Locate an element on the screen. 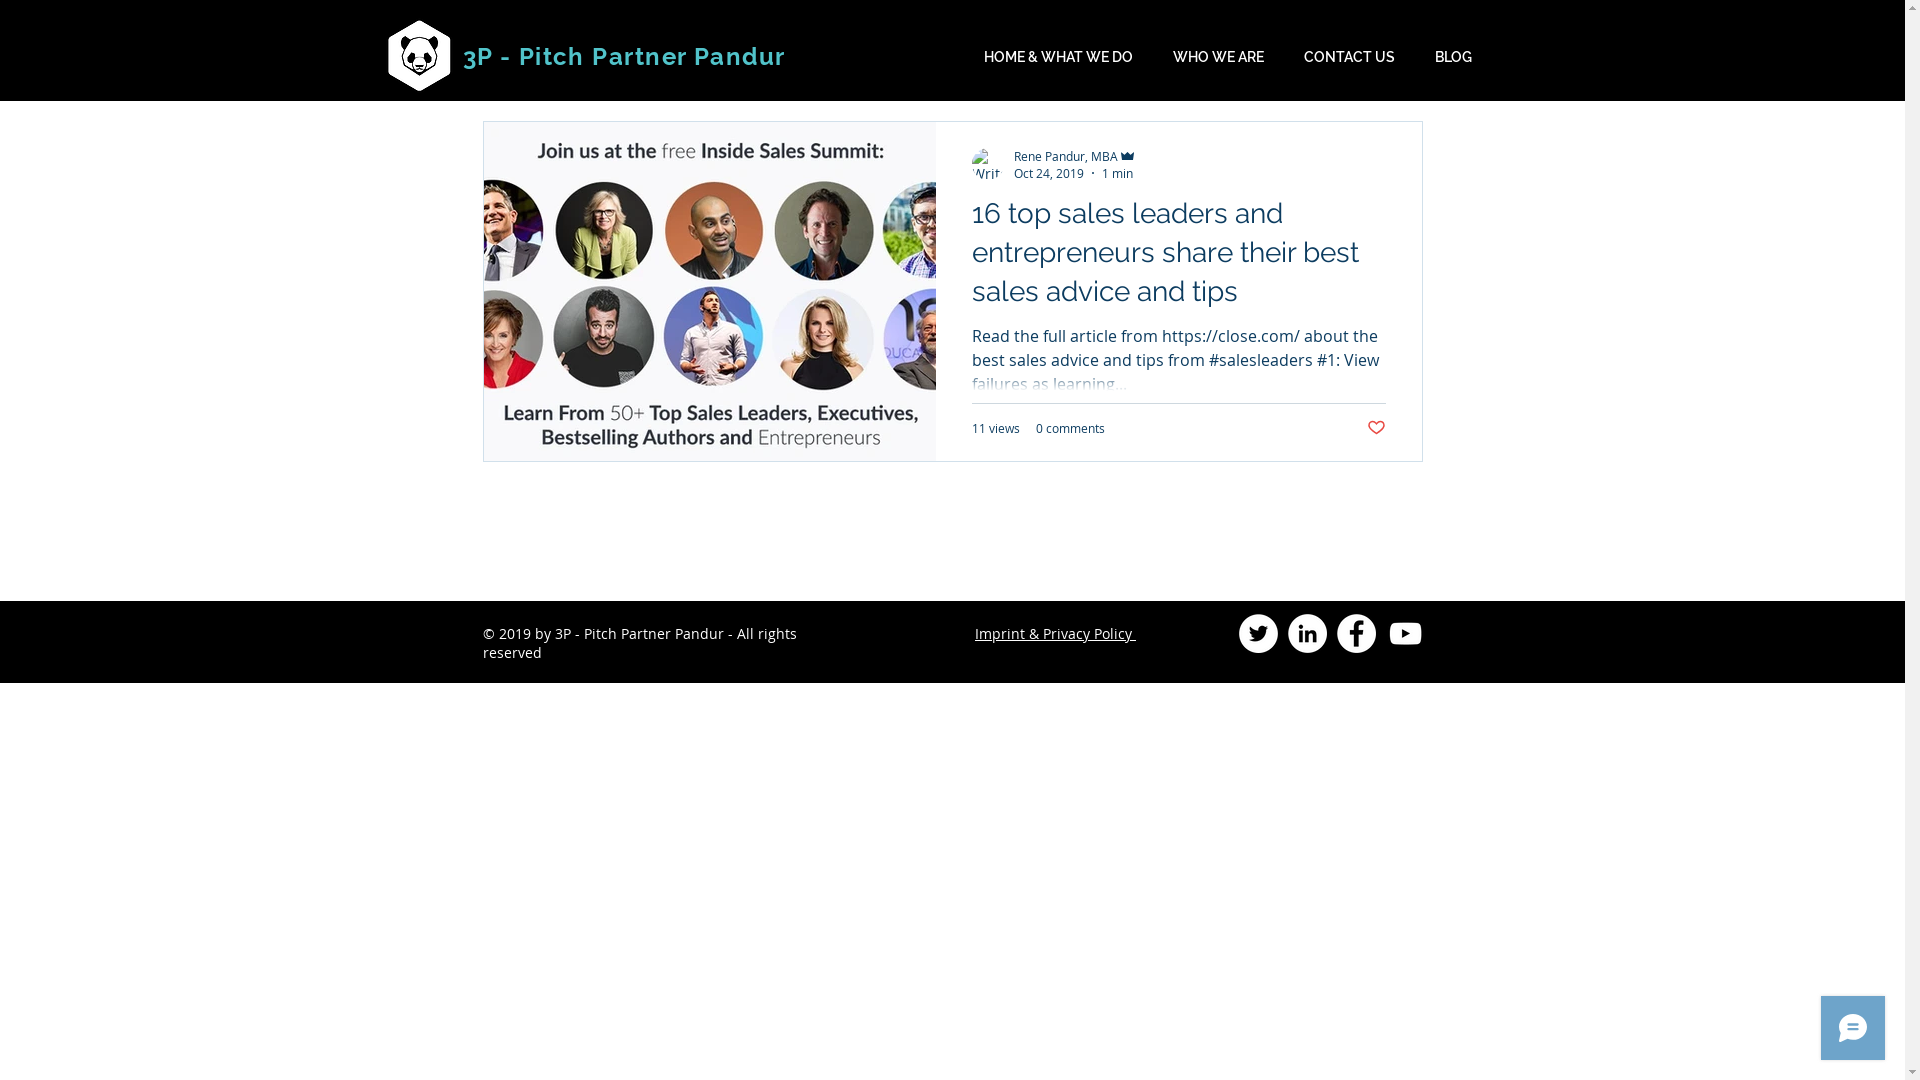 The width and height of the screenshot is (1920, 1080). 'WHO WE ARE' is located at coordinates (1217, 56).